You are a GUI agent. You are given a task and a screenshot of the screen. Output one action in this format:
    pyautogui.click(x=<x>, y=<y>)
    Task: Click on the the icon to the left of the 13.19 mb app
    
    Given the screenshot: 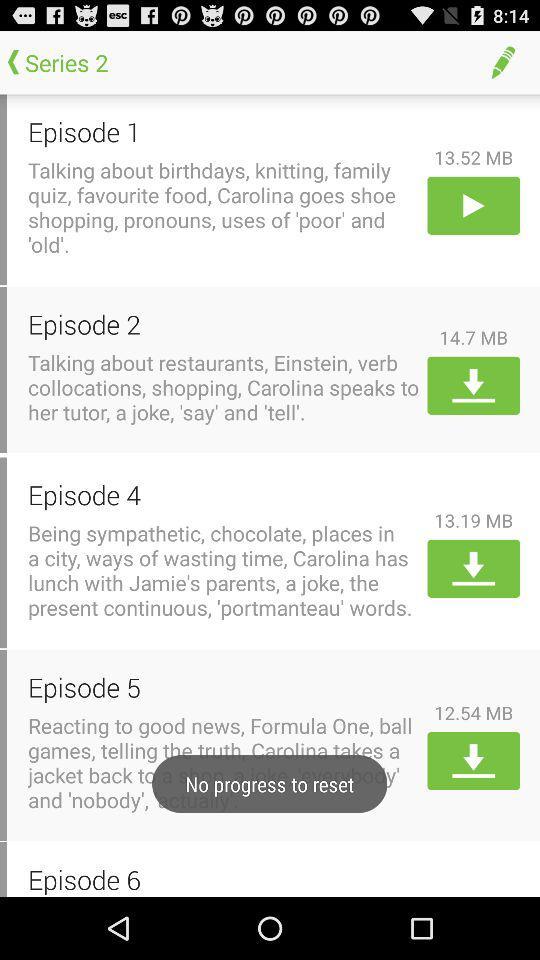 What is the action you would take?
    pyautogui.click(x=223, y=493)
    